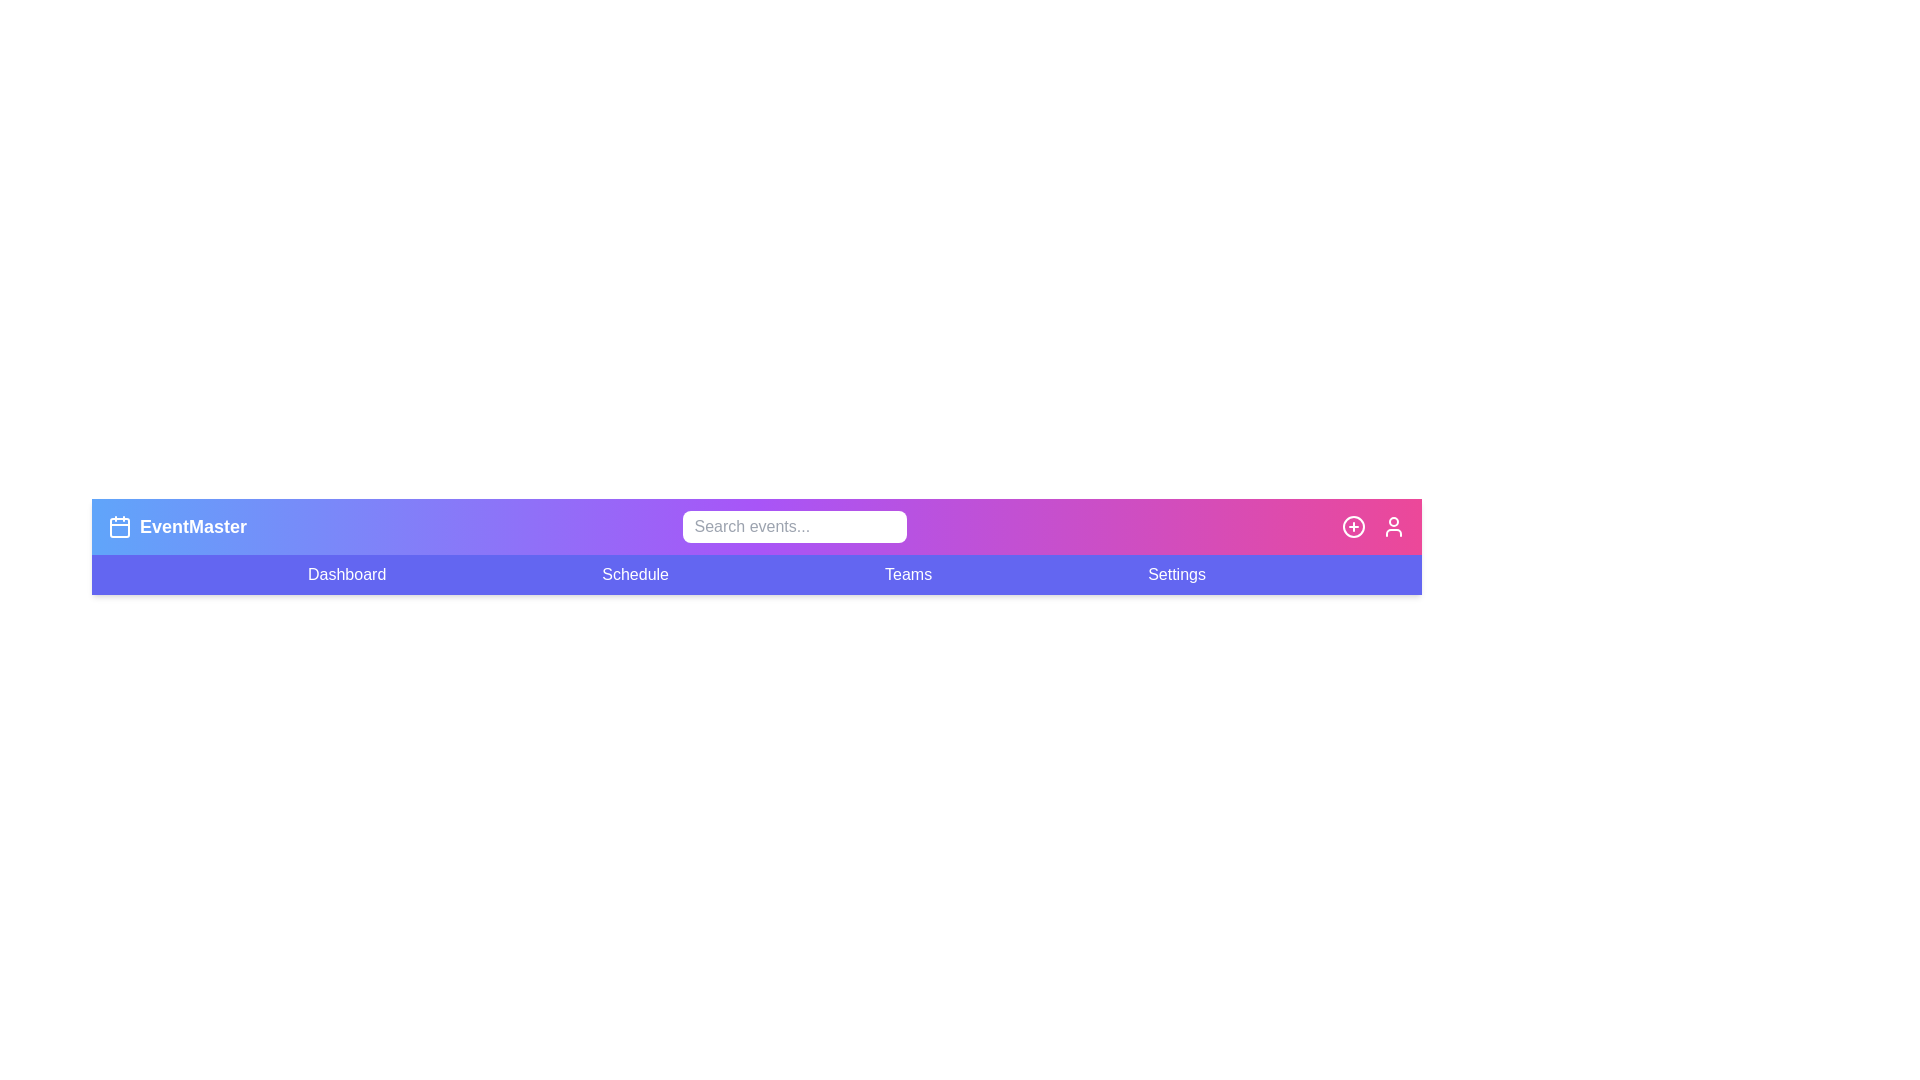 The height and width of the screenshot is (1080, 1920). Describe the element at coordinates (633, 574) in the screenshot. I see `the menu item Schedule to navigate` at that location.